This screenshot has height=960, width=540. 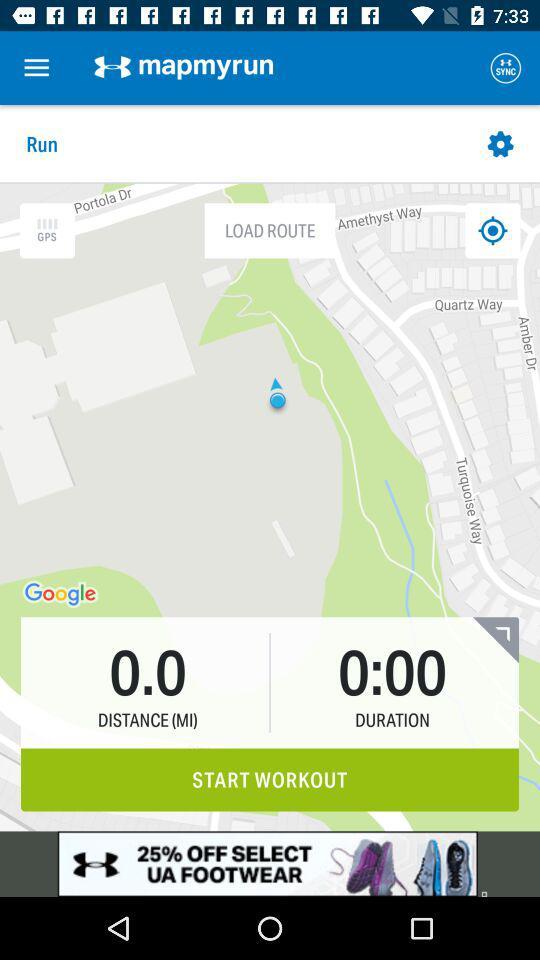 What do you see at coordinates (491, 230) in the screenshot?
I see `current location` at bounding box center [491, 230].